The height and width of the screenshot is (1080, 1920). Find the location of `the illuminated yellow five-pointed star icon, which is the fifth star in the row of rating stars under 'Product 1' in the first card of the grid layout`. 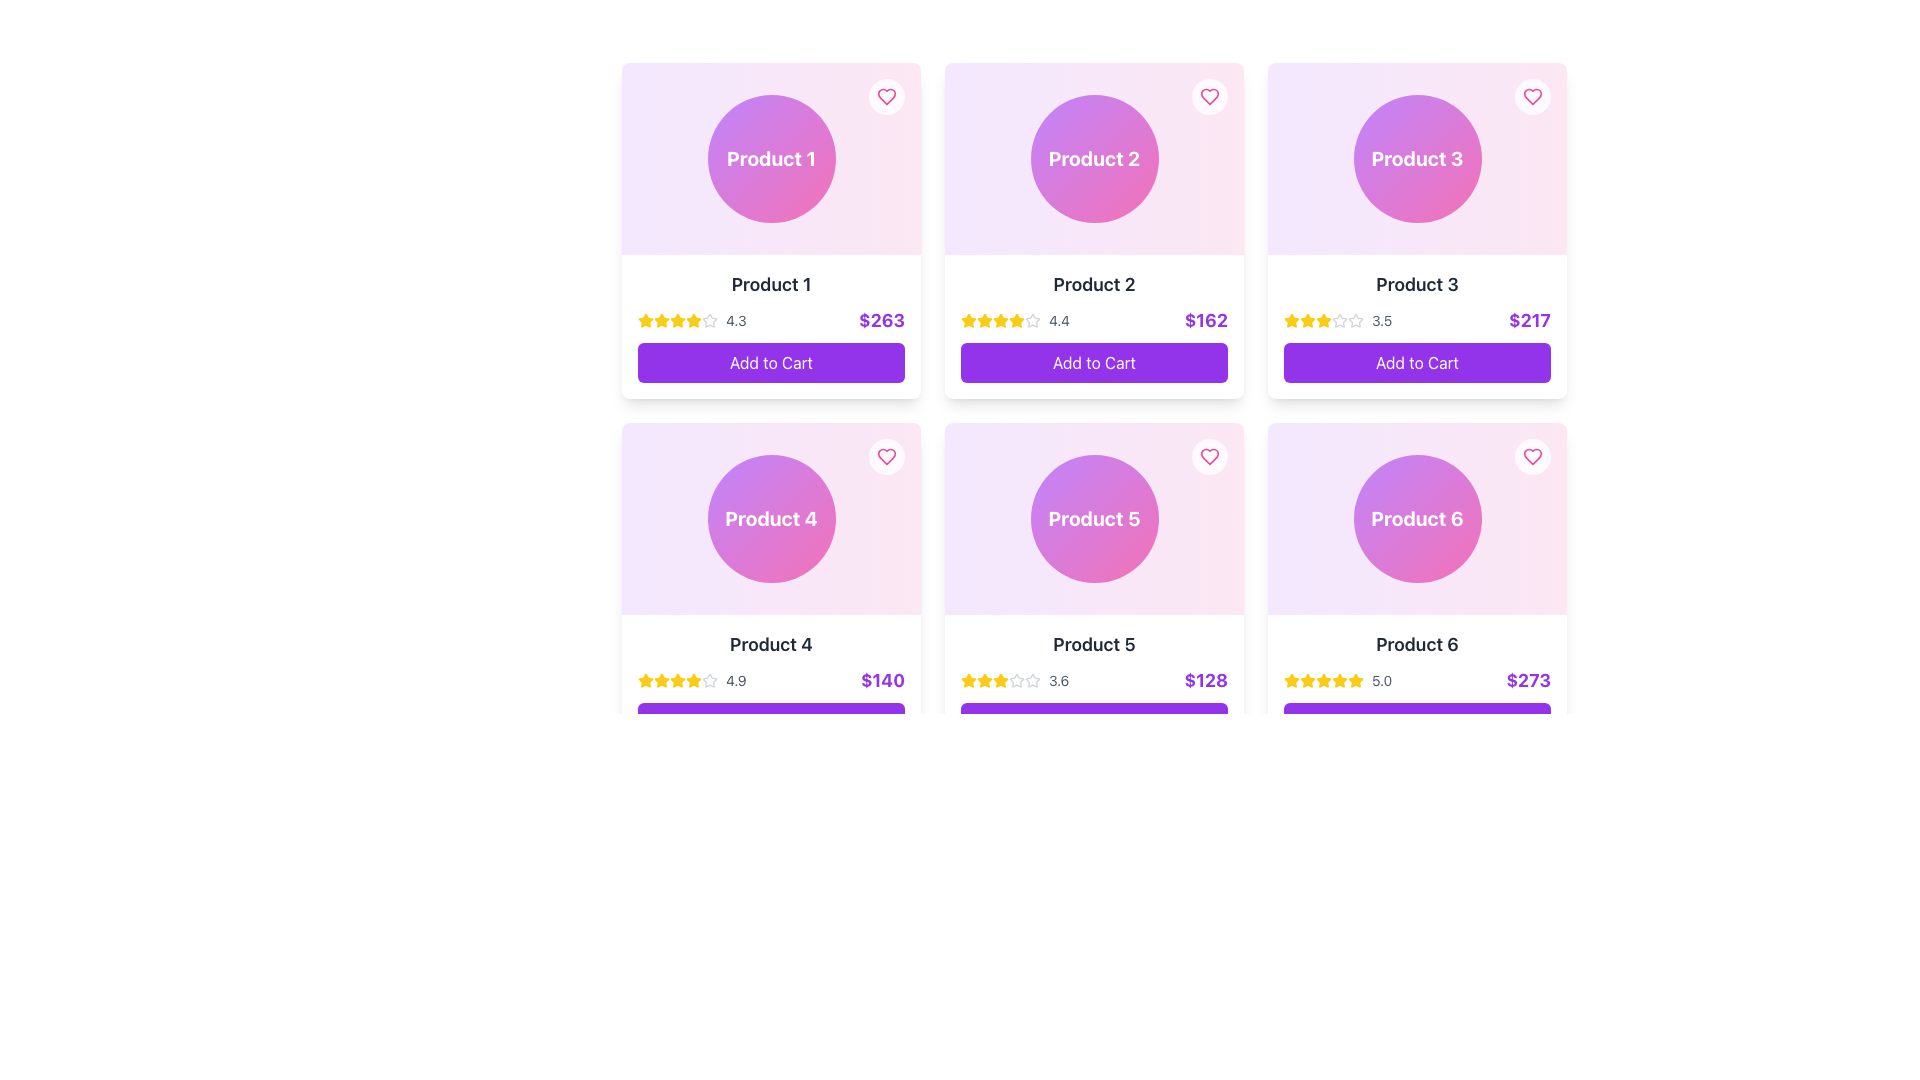

the illuminated yellow five-pointed star icon, which is the fifth star in the row of rating stars under 'Product 1' in the first card of the grid layout is located at coordinates (694, 319).